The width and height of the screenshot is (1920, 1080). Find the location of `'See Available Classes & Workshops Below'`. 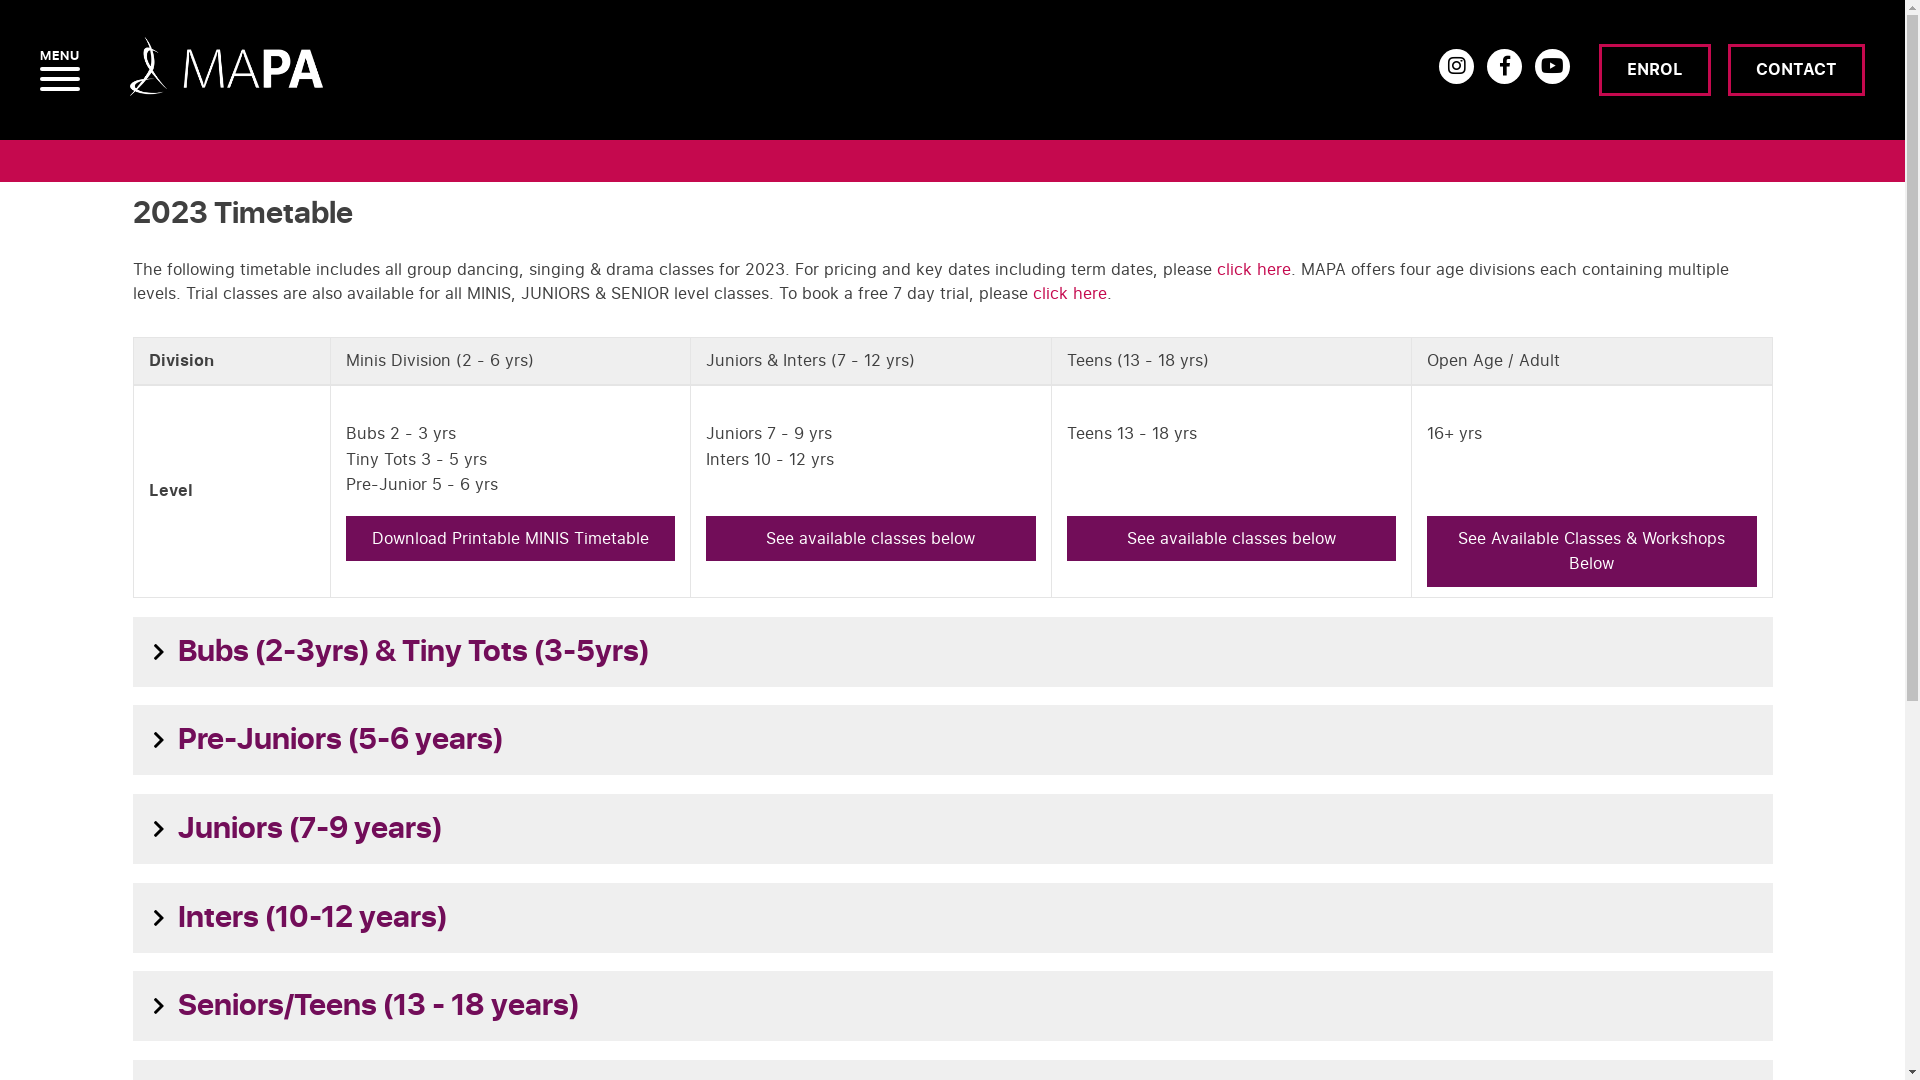

'See Available Classes & Workshops Below' is located at coordinates (1590, 551).